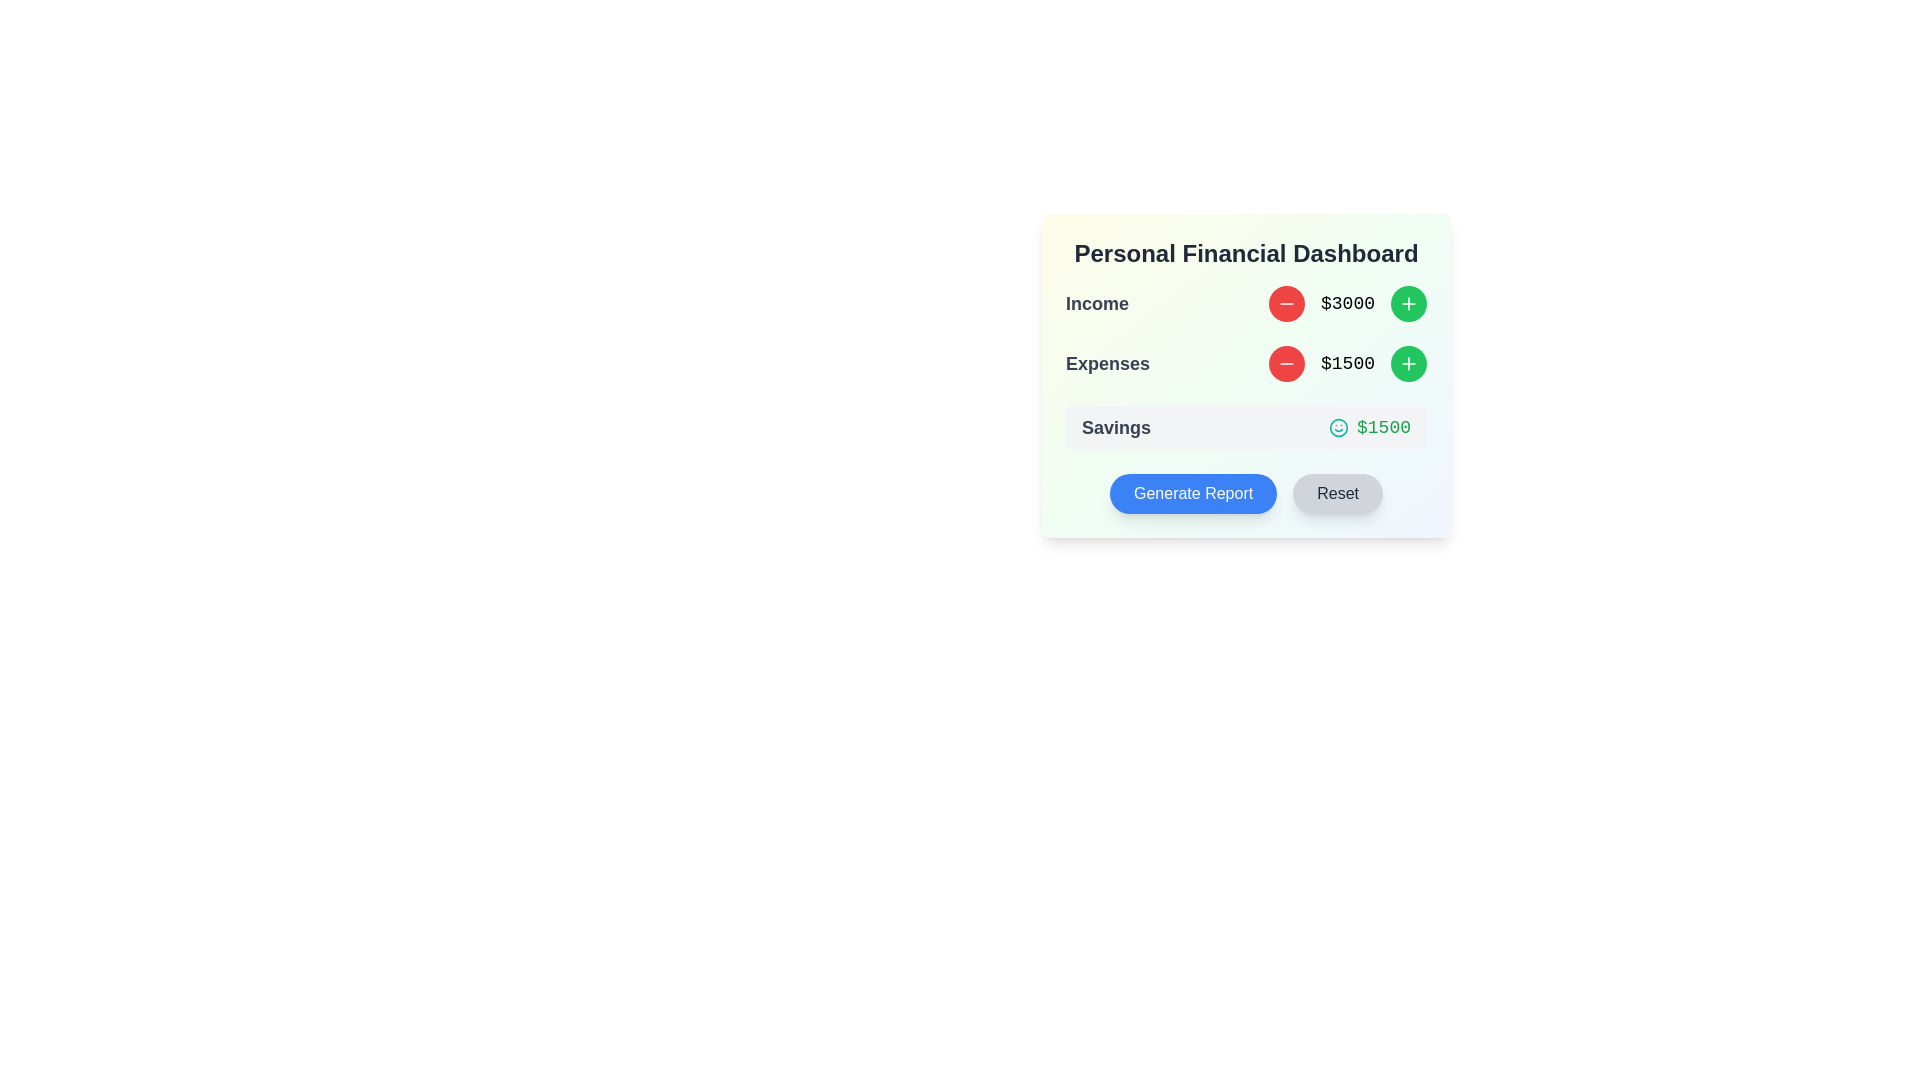 This screenshot has width=1920, height=1080. Describe the element at coordinates (1348, 304) in the screenshot. I see `the static text label displaying the current income value in the financial dashboard, located in the center column under the 'Income' label` at that location.